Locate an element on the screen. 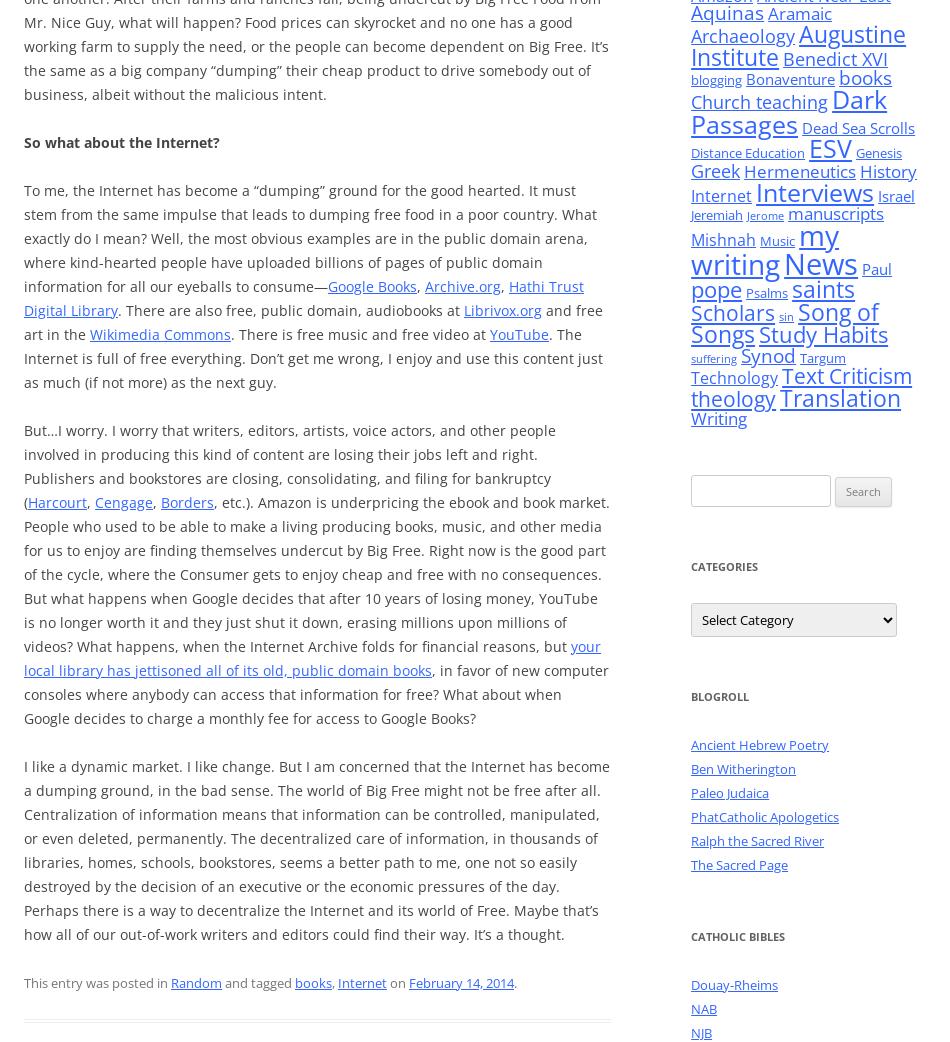 This screenshot has width=950, height=1042. 'Church teaching' is located at coordinates (758, 102).